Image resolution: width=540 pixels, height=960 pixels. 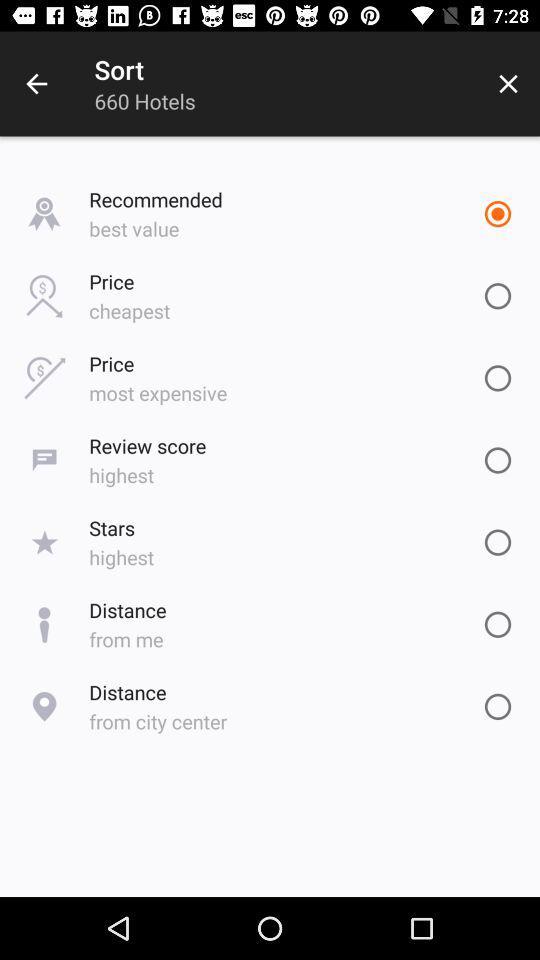 I want to click on icon to the right of 660 hotels icon, so click(x=508, y=84).